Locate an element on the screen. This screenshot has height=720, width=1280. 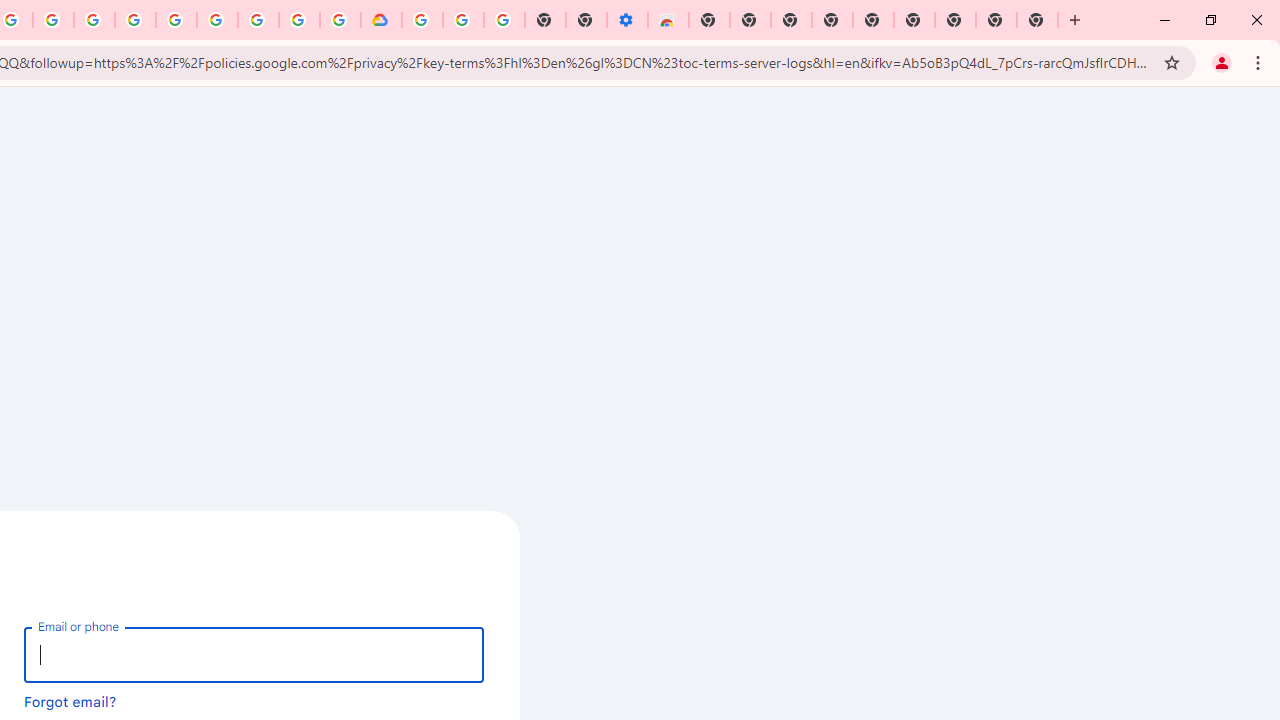
'Google Account Help' is located at coordinates (462, 20).